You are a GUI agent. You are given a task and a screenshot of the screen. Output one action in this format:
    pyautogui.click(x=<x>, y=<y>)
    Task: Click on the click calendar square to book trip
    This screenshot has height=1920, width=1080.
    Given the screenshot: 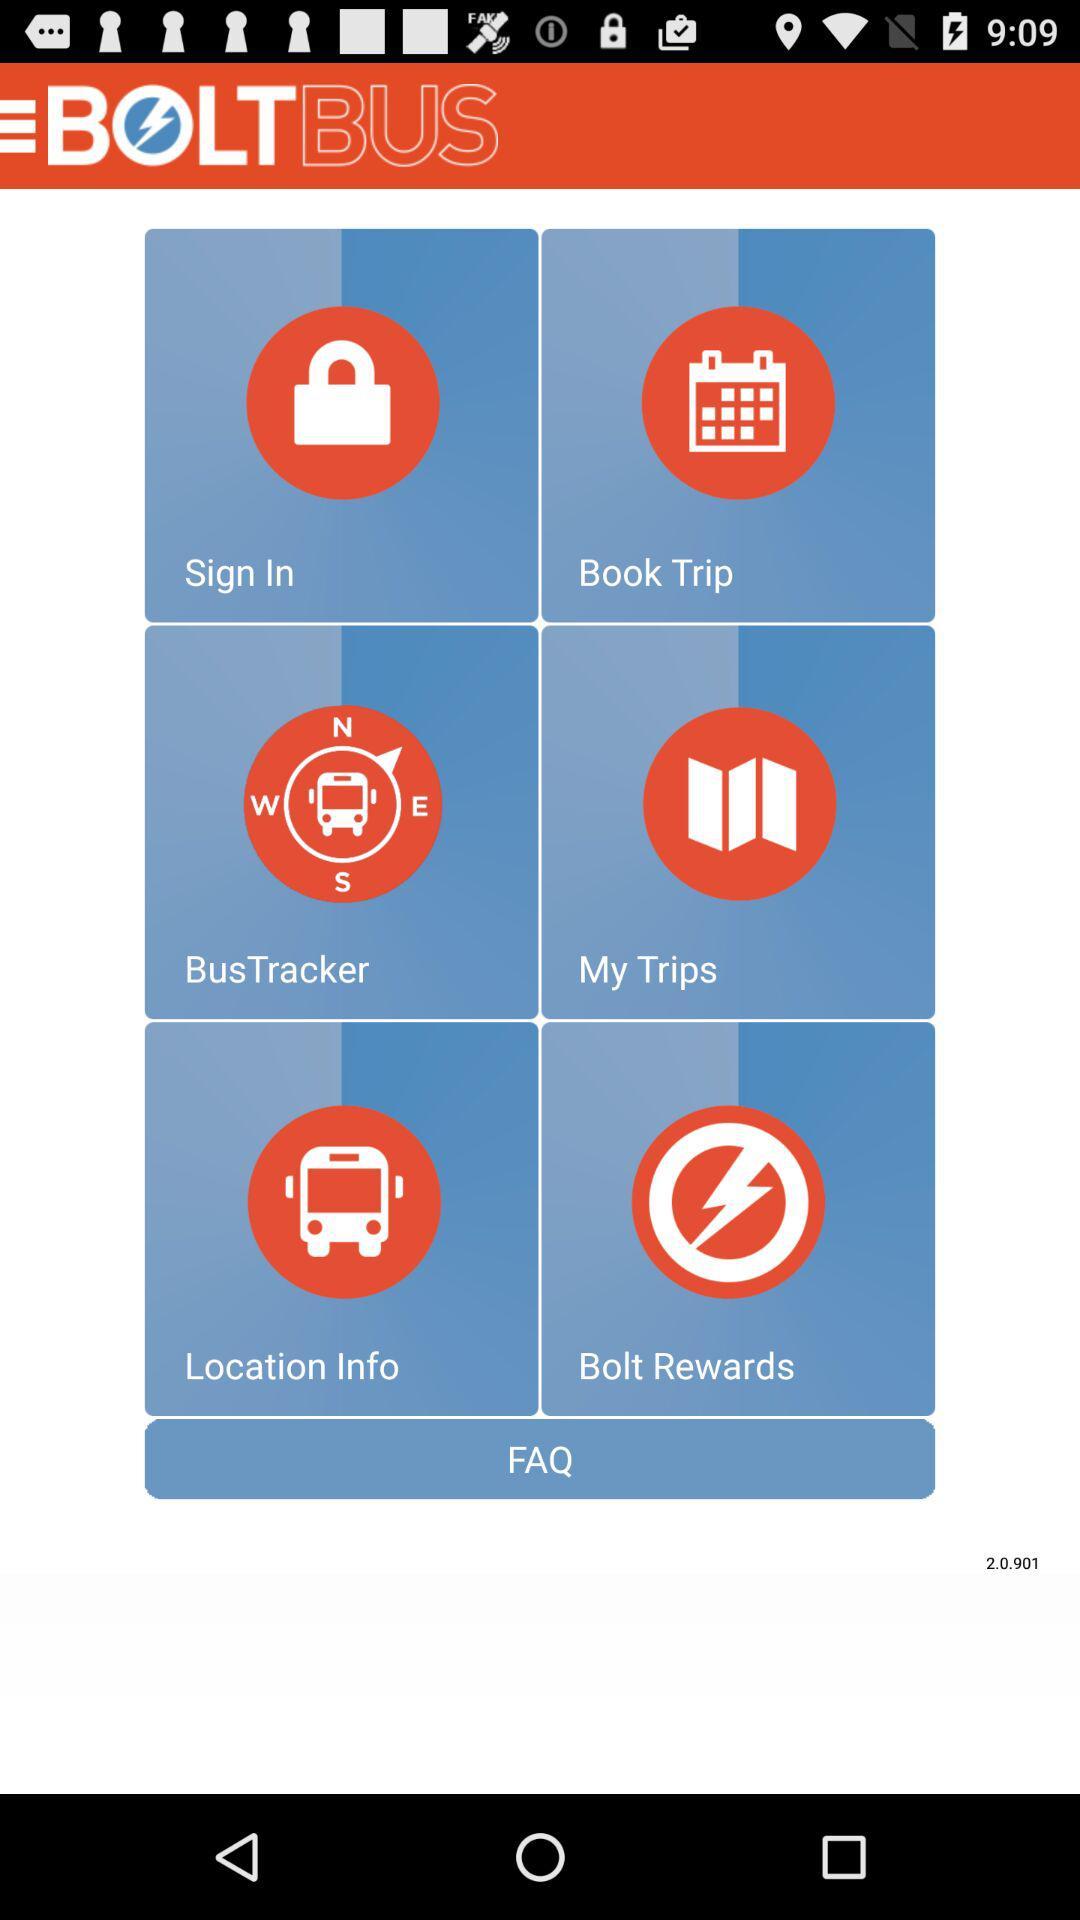 What is the action you would take?
    pyautogui.click(x=738, y=424)
    